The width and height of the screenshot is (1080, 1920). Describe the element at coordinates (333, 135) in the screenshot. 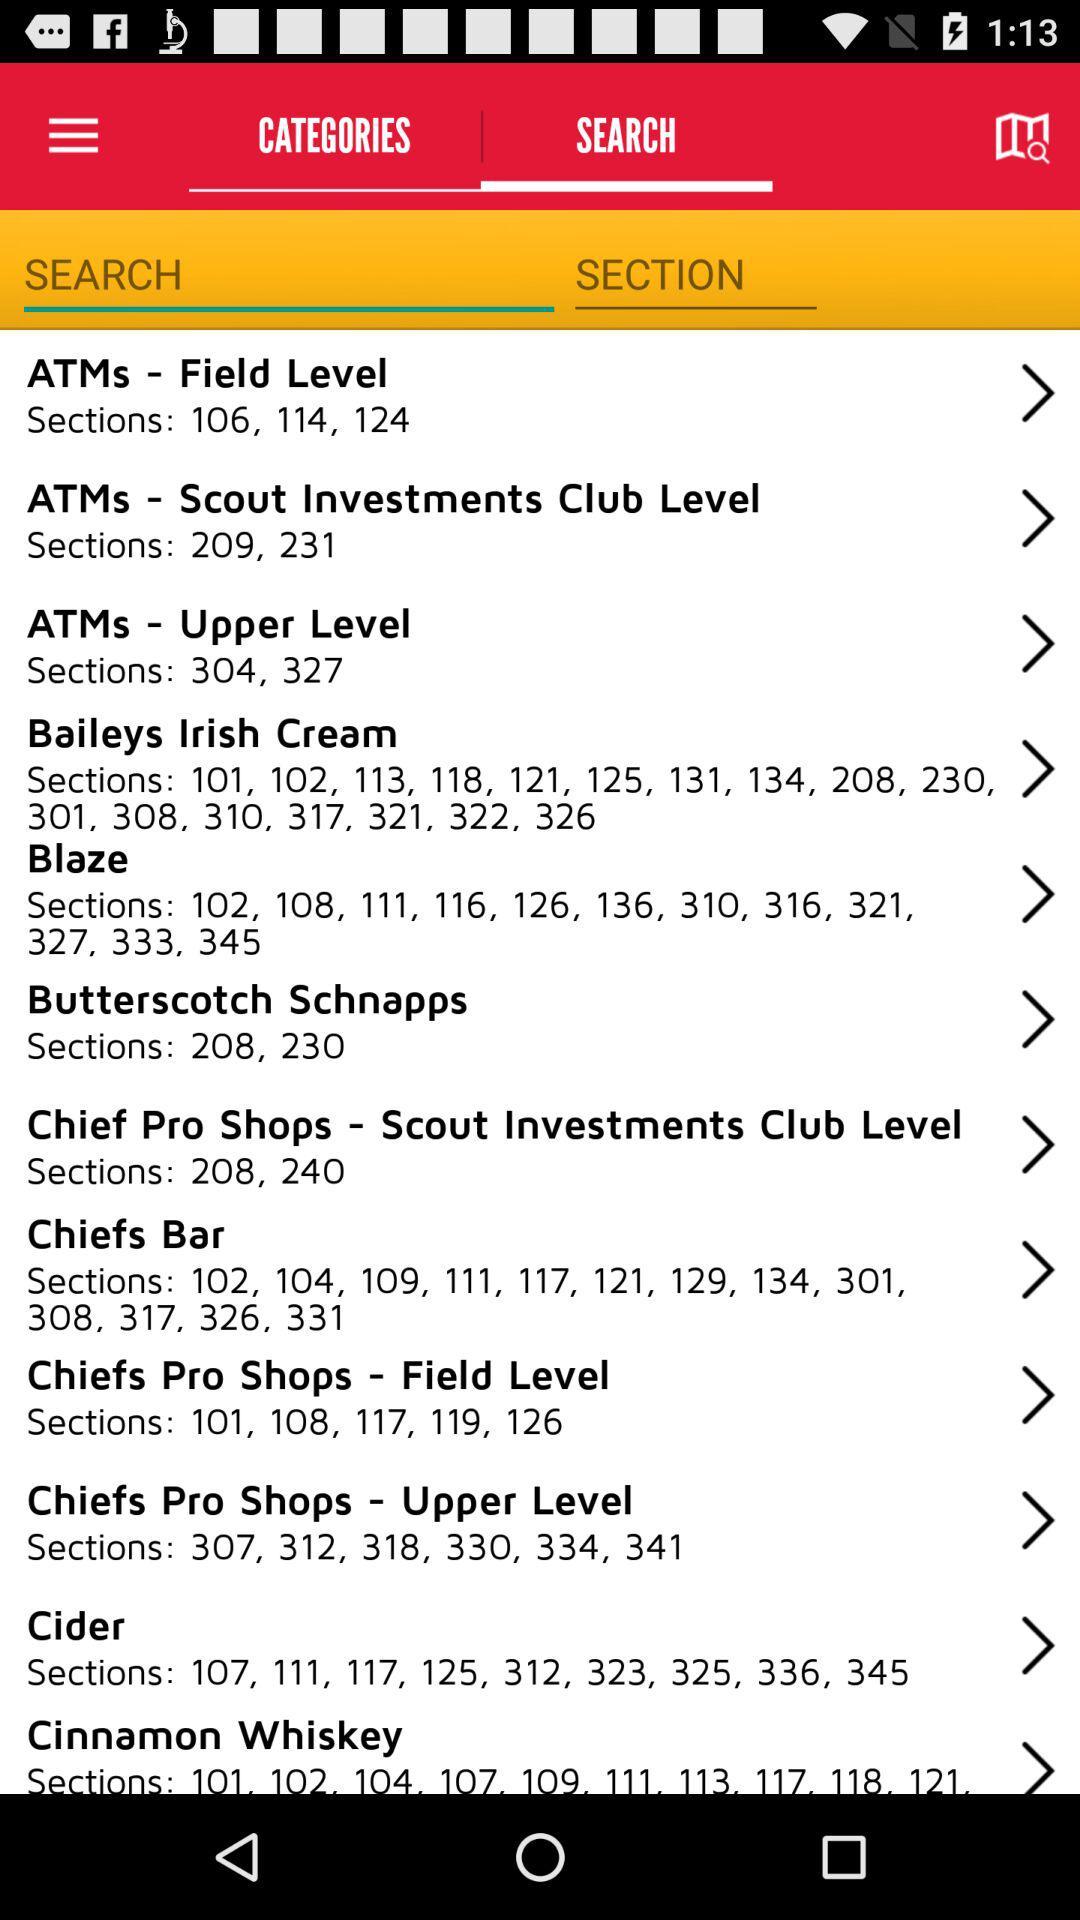

I see `the categories icon` at that location.